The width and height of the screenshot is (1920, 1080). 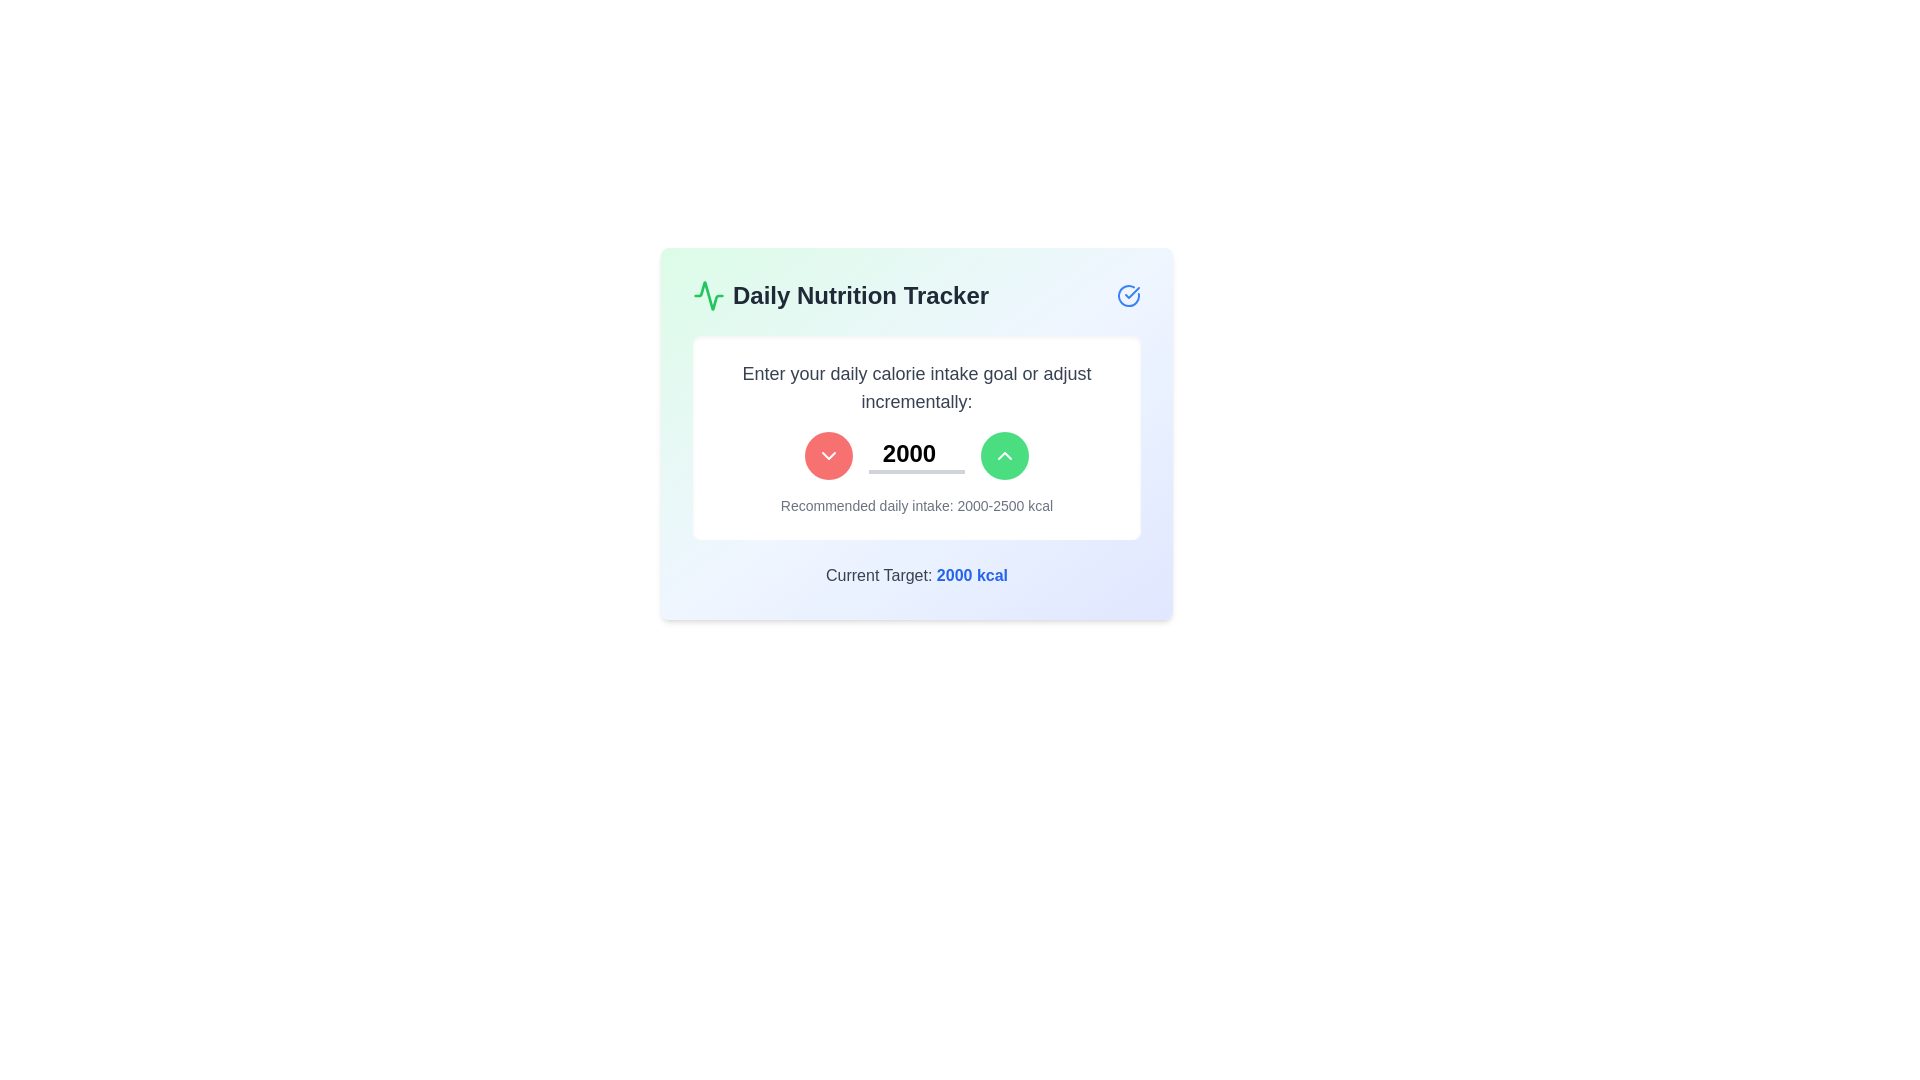 What do you see at coordinates (709, 296) in the screenshot?
I see `the heart-beat styled chart icon located at the top-left of the 'Daily Nutrition Tracker' card, which is characterized by sharp, angular lines and a green color` at bounding box center [709, 296].